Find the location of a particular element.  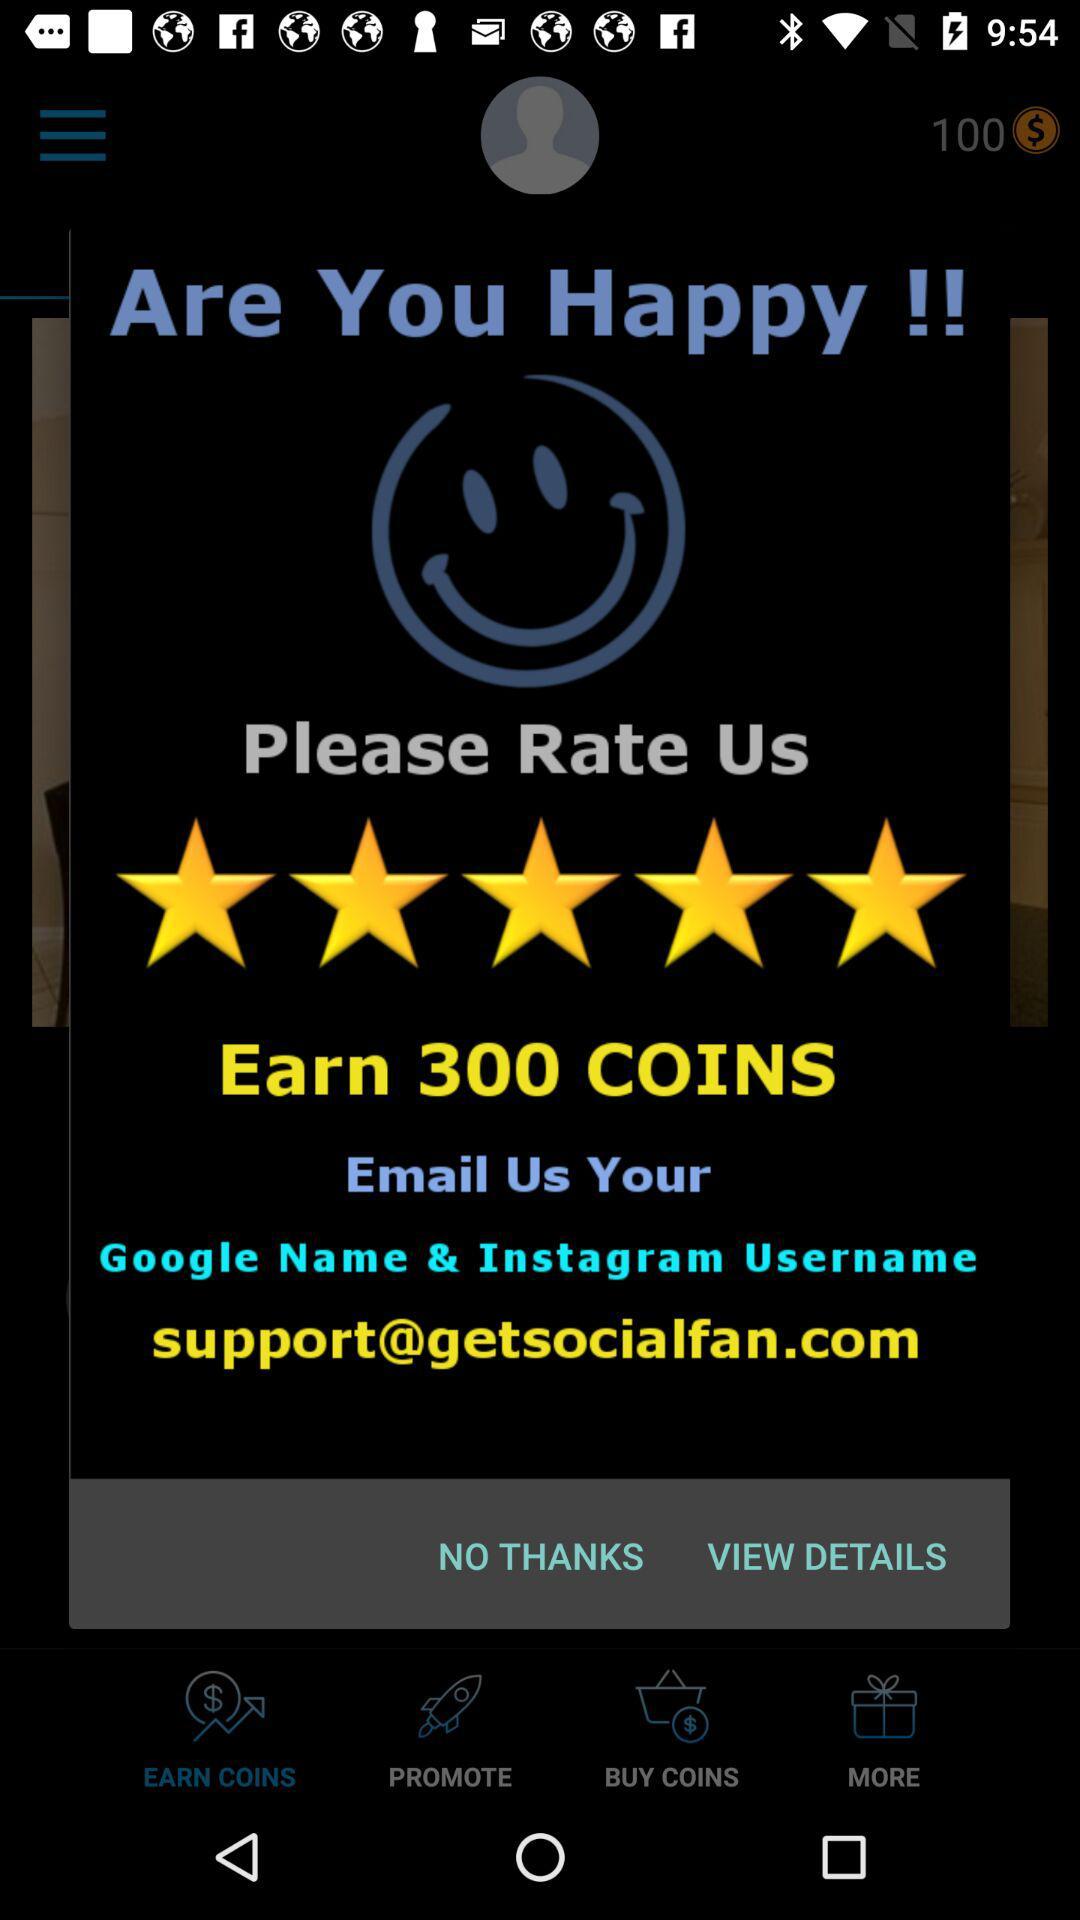

the view details item is located at coordinates (827, 1554).